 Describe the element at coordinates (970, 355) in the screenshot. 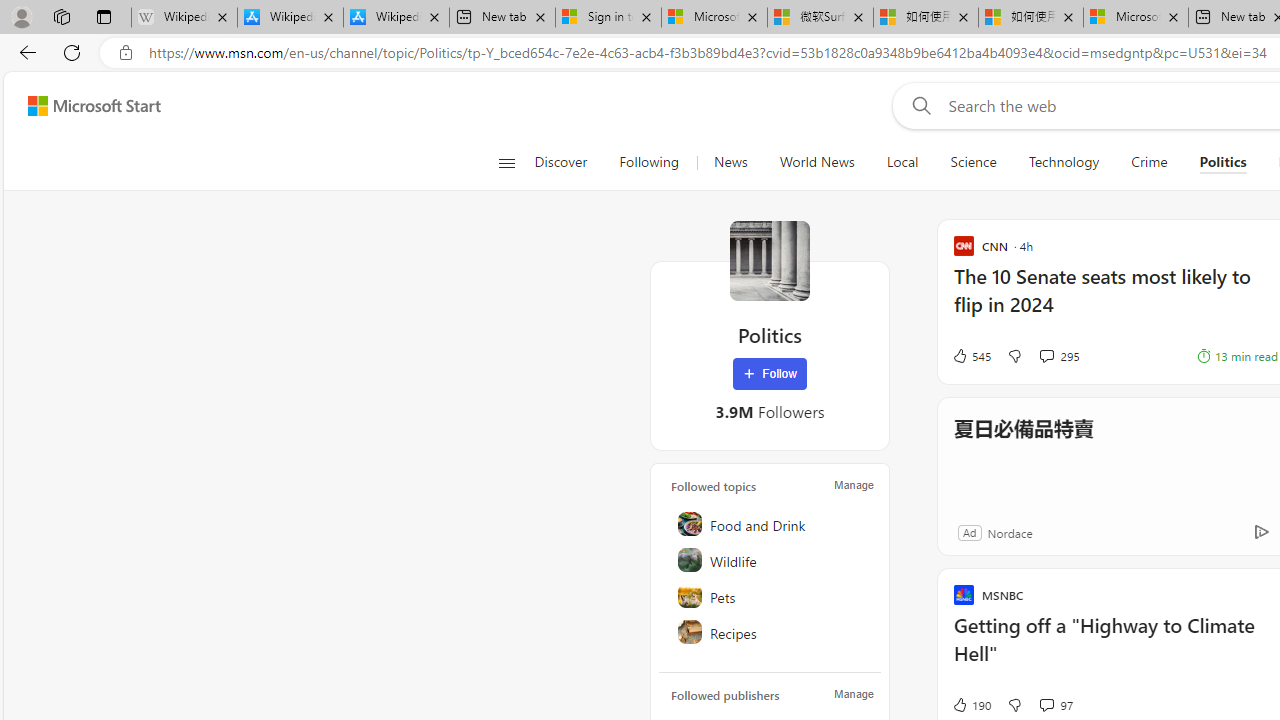

I see `'545 Like'` at that location.